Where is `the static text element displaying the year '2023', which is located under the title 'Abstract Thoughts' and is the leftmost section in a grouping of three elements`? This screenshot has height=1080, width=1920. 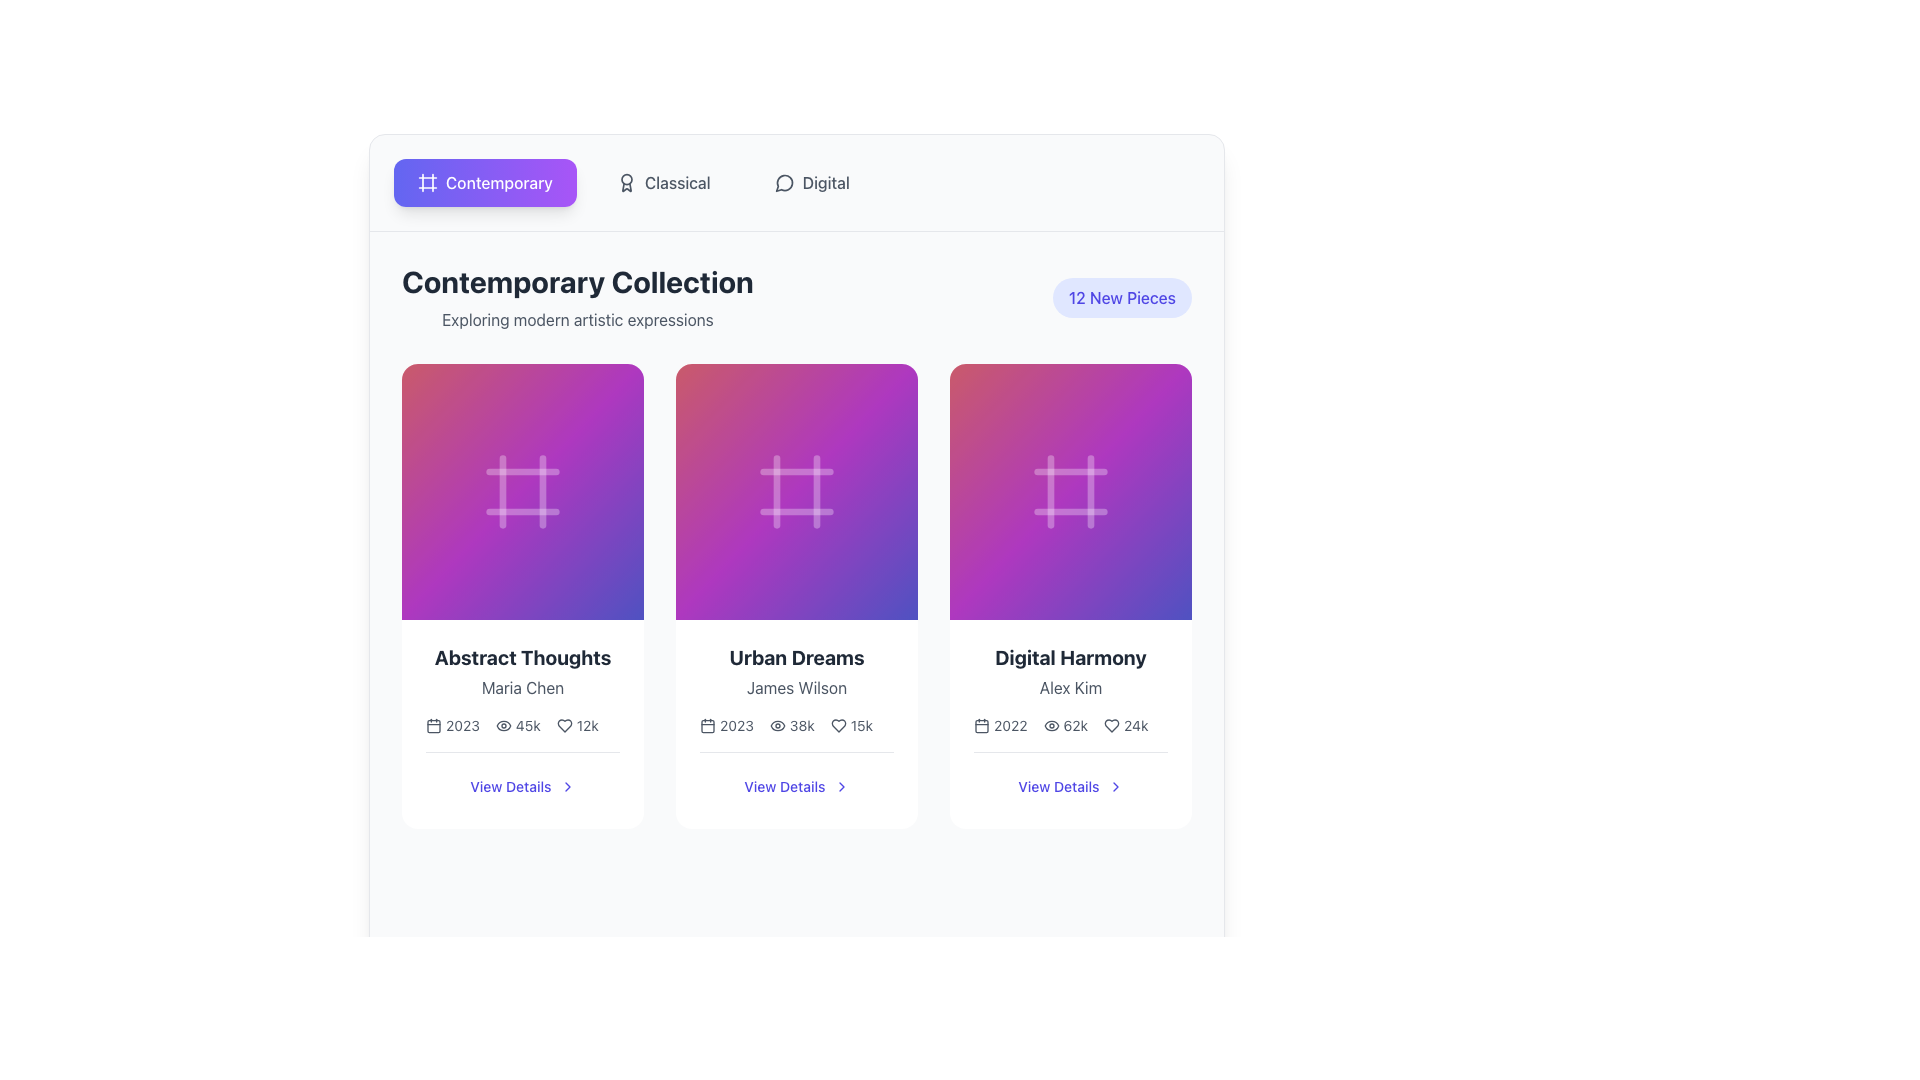 the static text element displaying the year '2023', which is located under the title 'Abstract Thoughts' and is the leftmost section in a grouping of three elements is located at coordinates (451, 725).